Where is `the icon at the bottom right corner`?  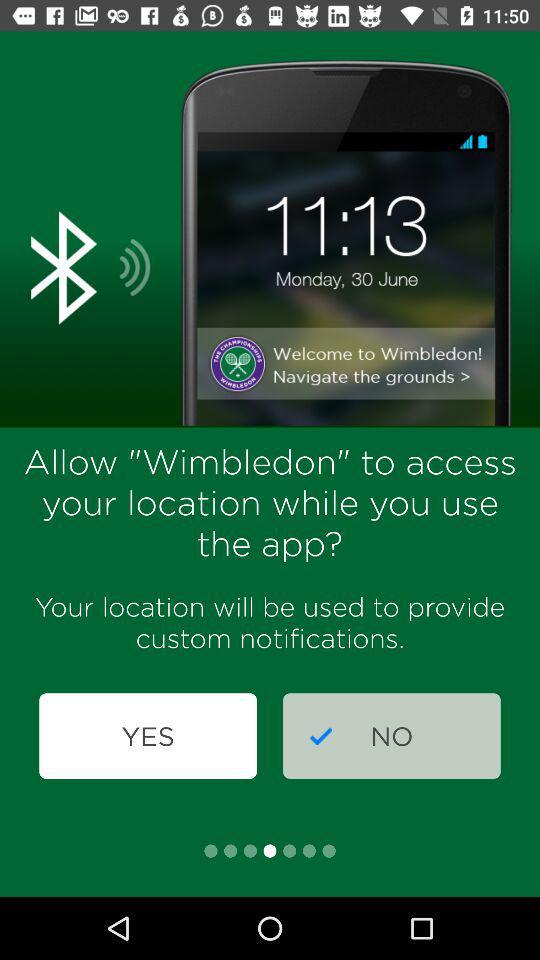
the icon at the bottom right corner is located at coordinates (391, 735).